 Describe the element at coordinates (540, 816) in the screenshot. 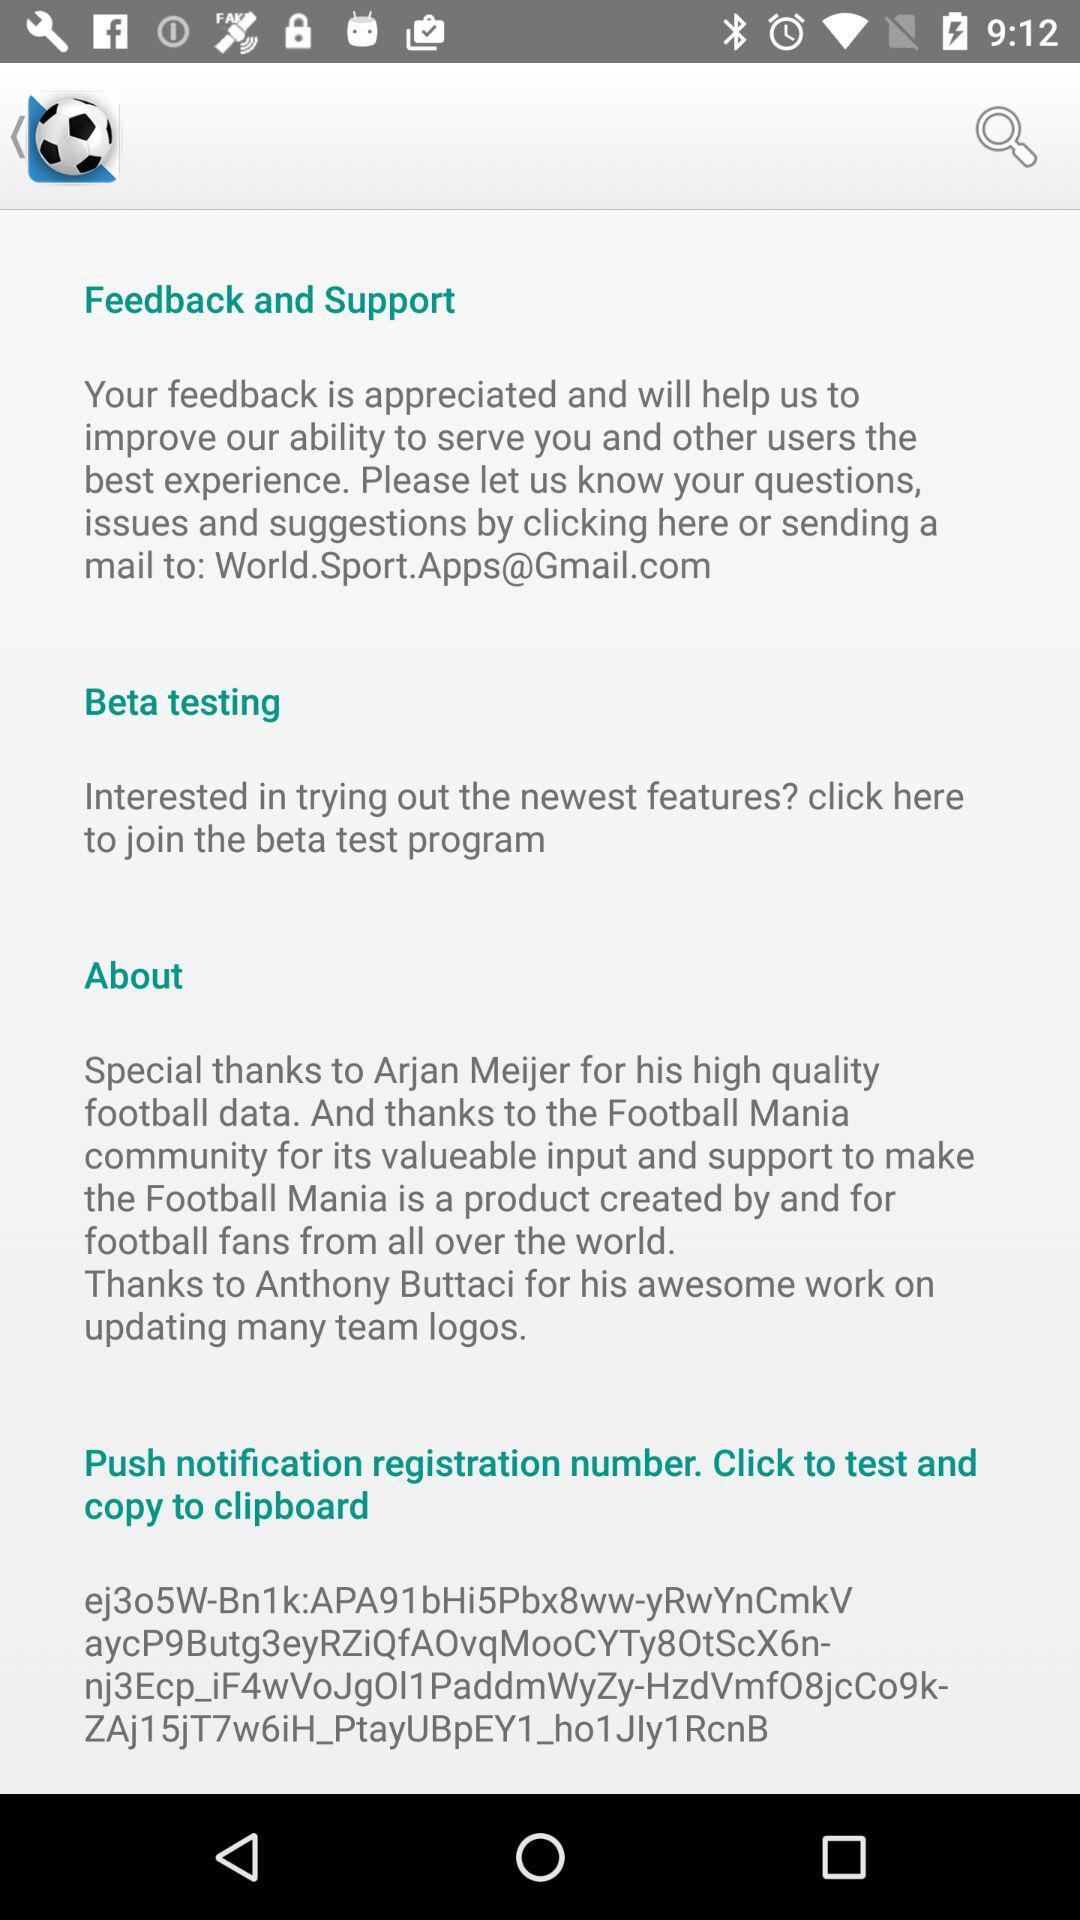

I see `interested in trying` at that location.